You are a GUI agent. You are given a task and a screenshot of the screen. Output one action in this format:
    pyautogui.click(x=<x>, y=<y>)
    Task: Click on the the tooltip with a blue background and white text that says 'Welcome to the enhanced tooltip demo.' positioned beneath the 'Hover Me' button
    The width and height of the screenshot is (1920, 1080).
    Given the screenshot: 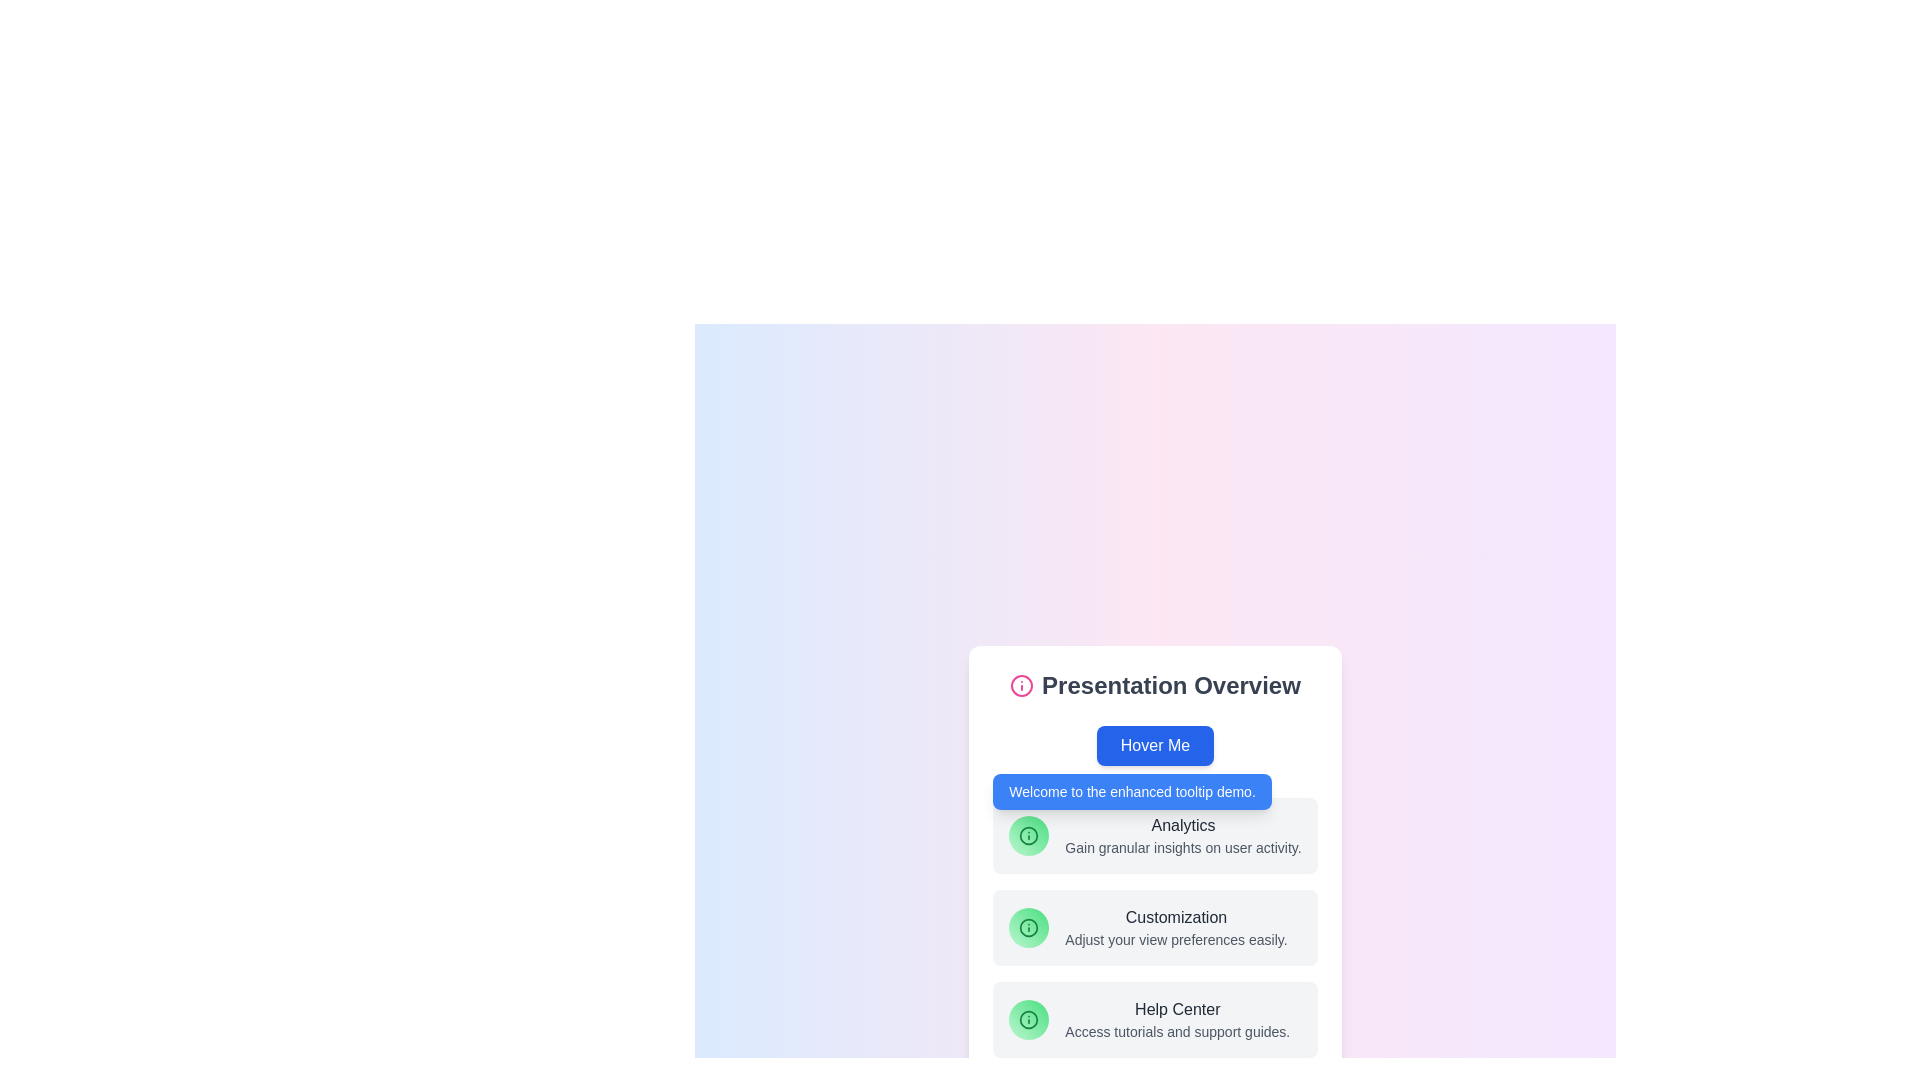 What is the action you would take?
    pyautogui.click(x=1132, y=790)
    